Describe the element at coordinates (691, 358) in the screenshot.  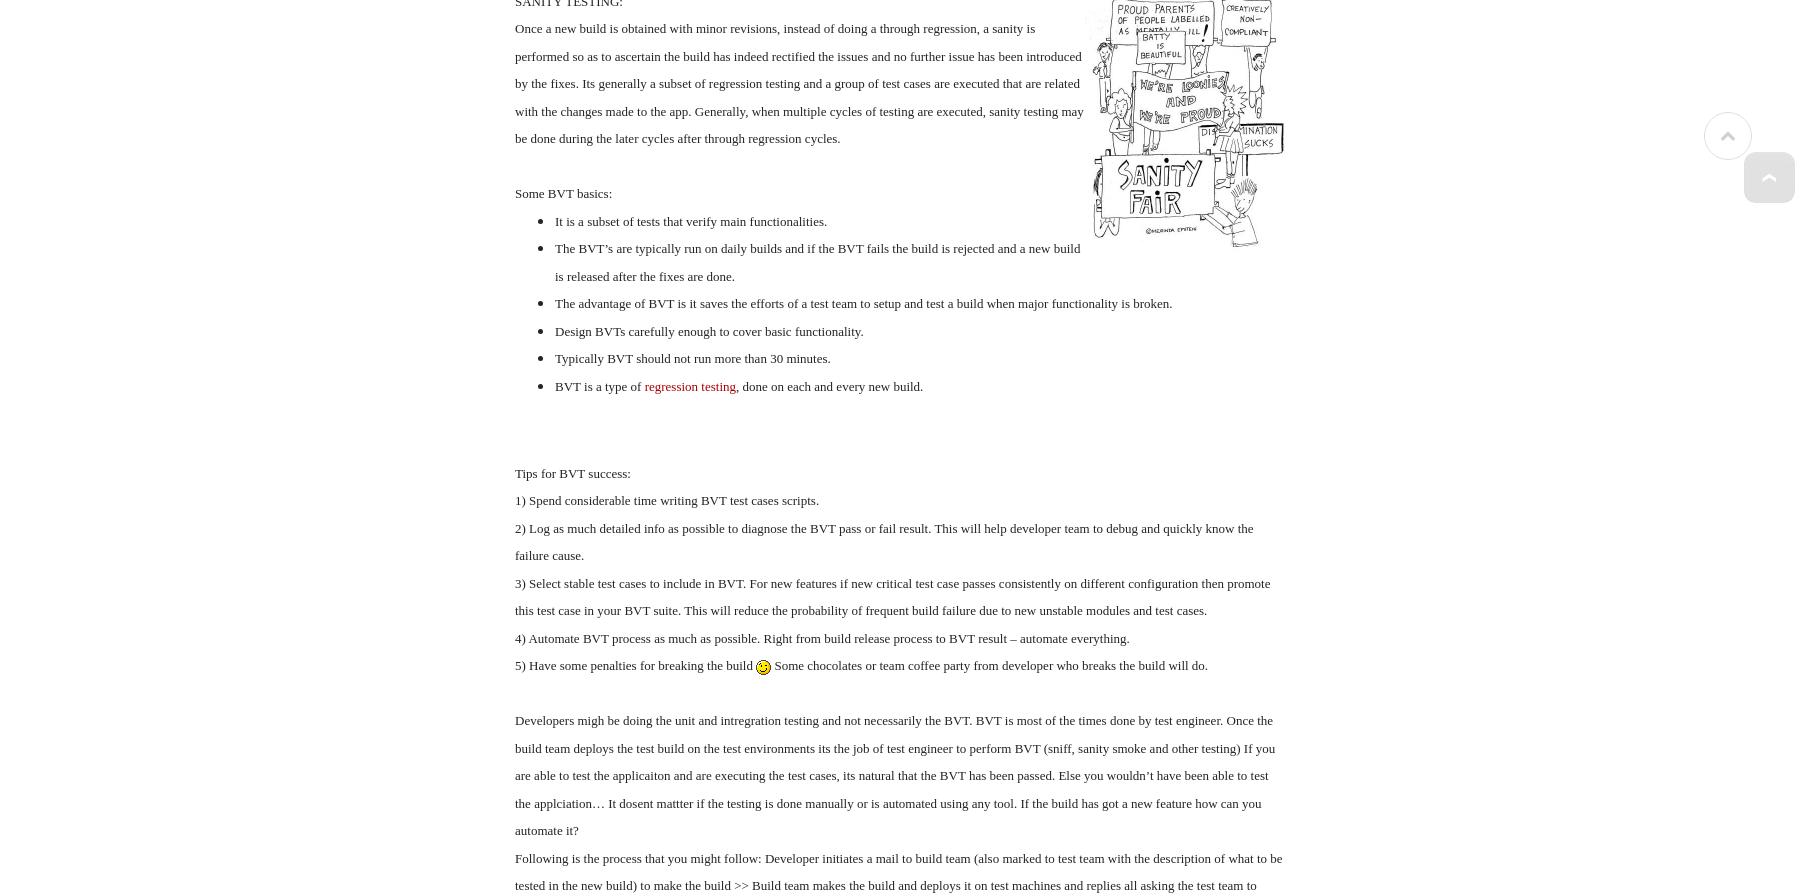
I see `'Typically BVT should not run more than 30 minutes.'` at that location.